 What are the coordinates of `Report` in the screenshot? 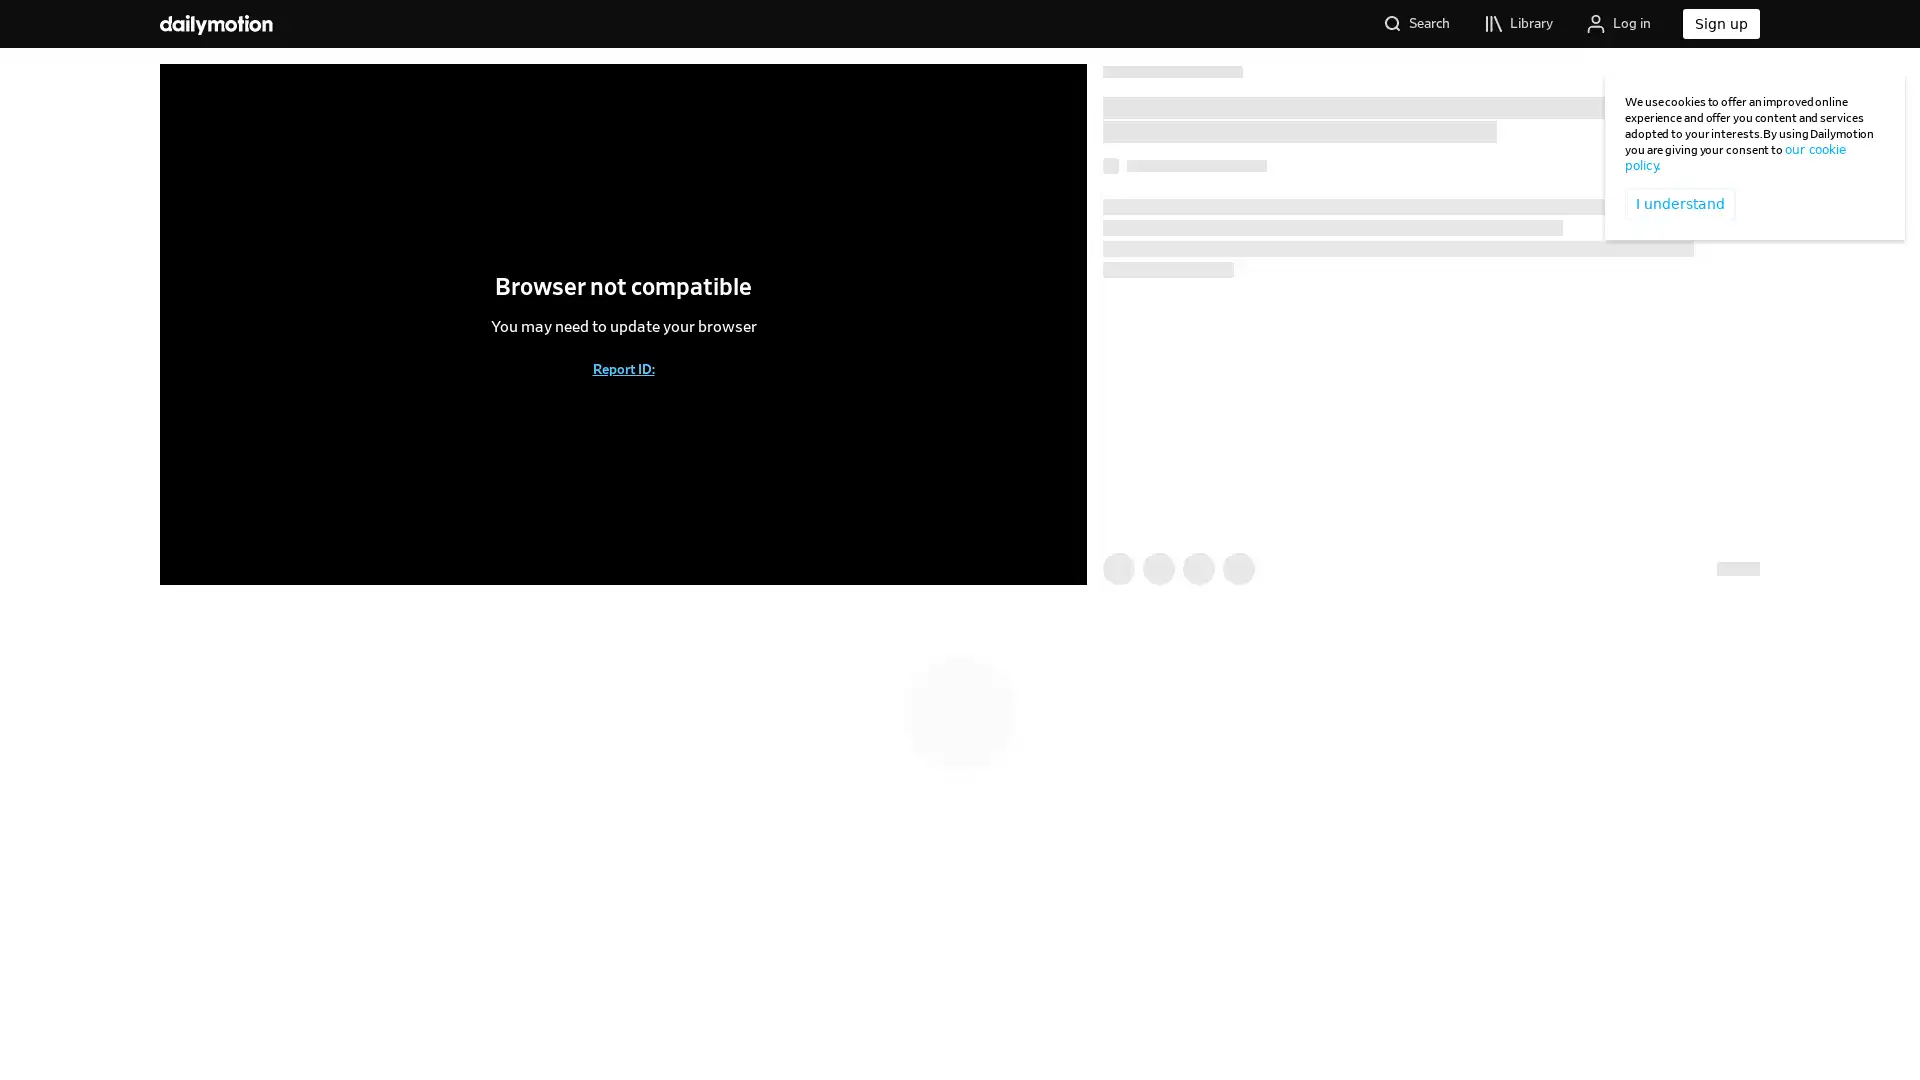 It's located at (1740, 505).